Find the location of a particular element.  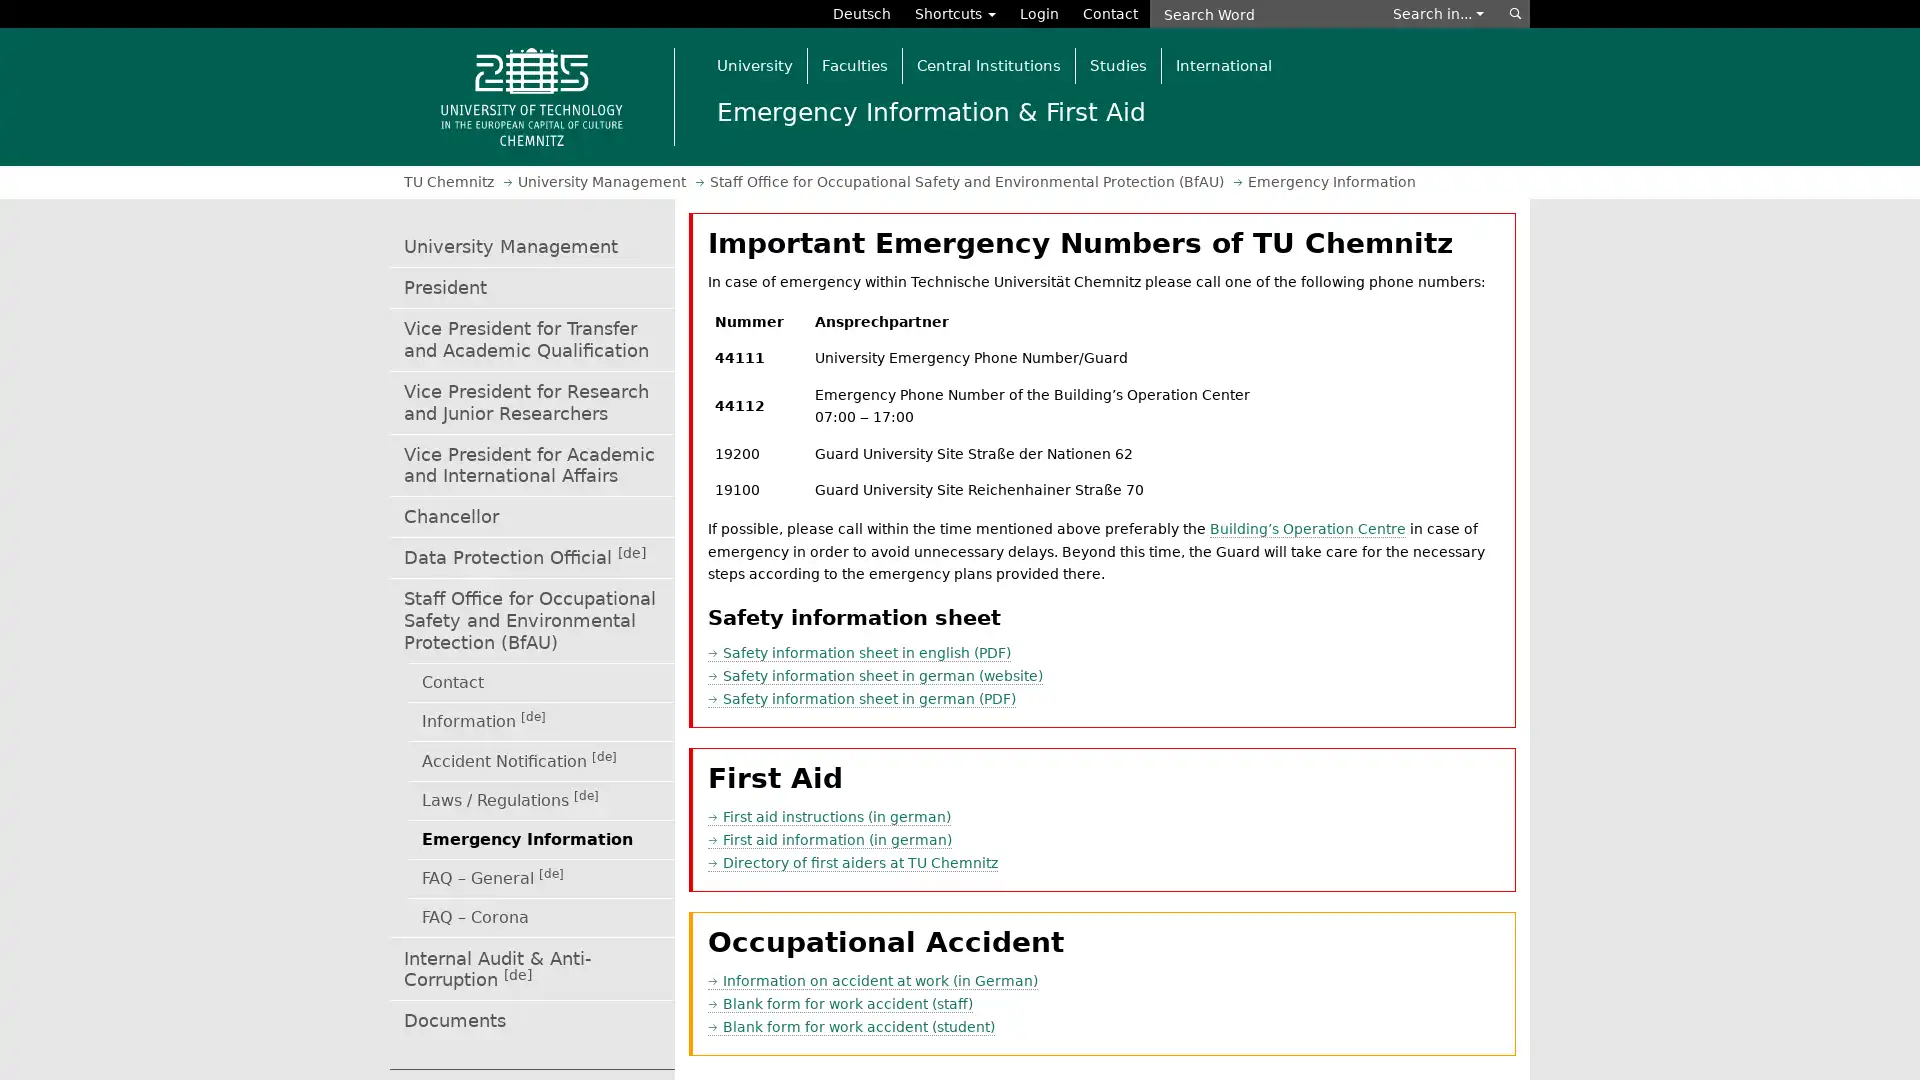

University is located at coordinates (753, 64).